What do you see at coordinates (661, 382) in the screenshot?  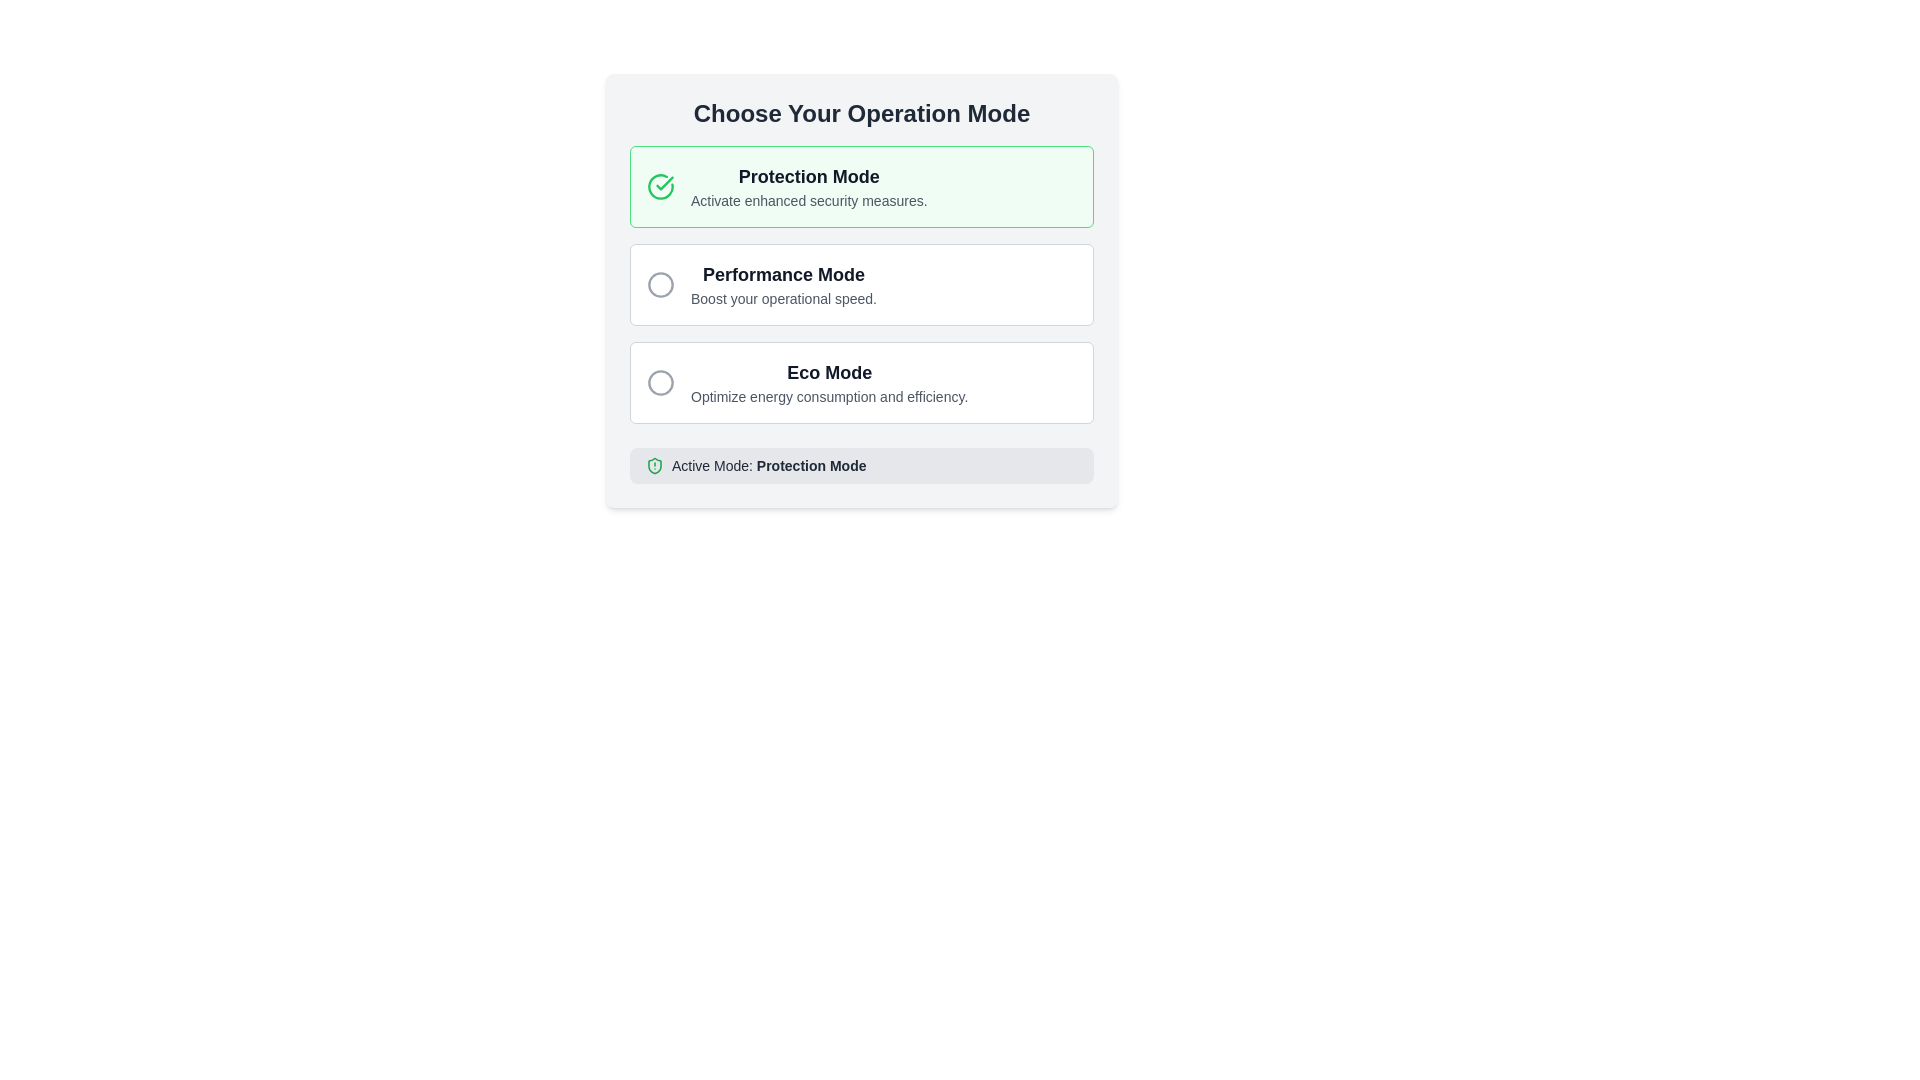 I see `the selectable circle indicator located in the 'Eco Mode' section` at bounding box center [661, 382].